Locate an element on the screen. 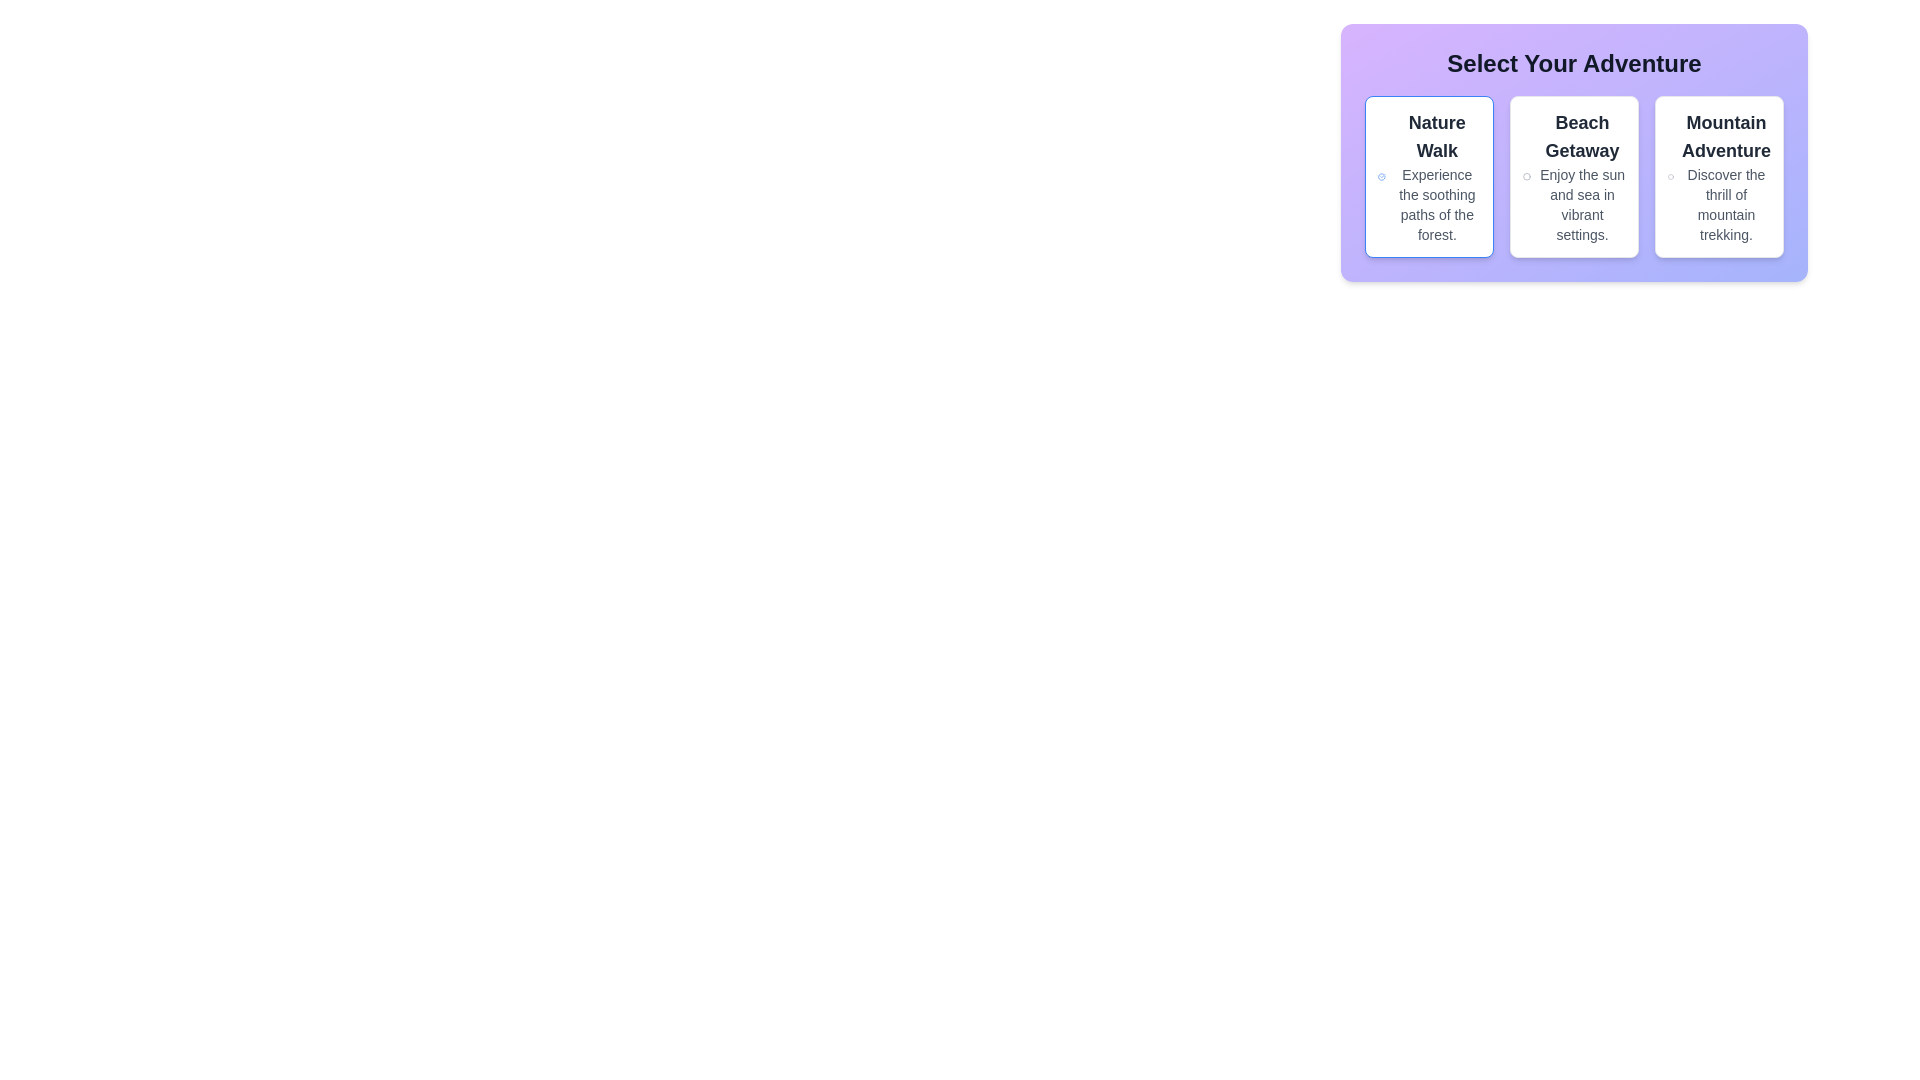  the text label that displays 'Nature Walk', which is styled in bold and larger size, located at the top of the first card in a vertically stacked layout is located at coordinates (1436, 136).